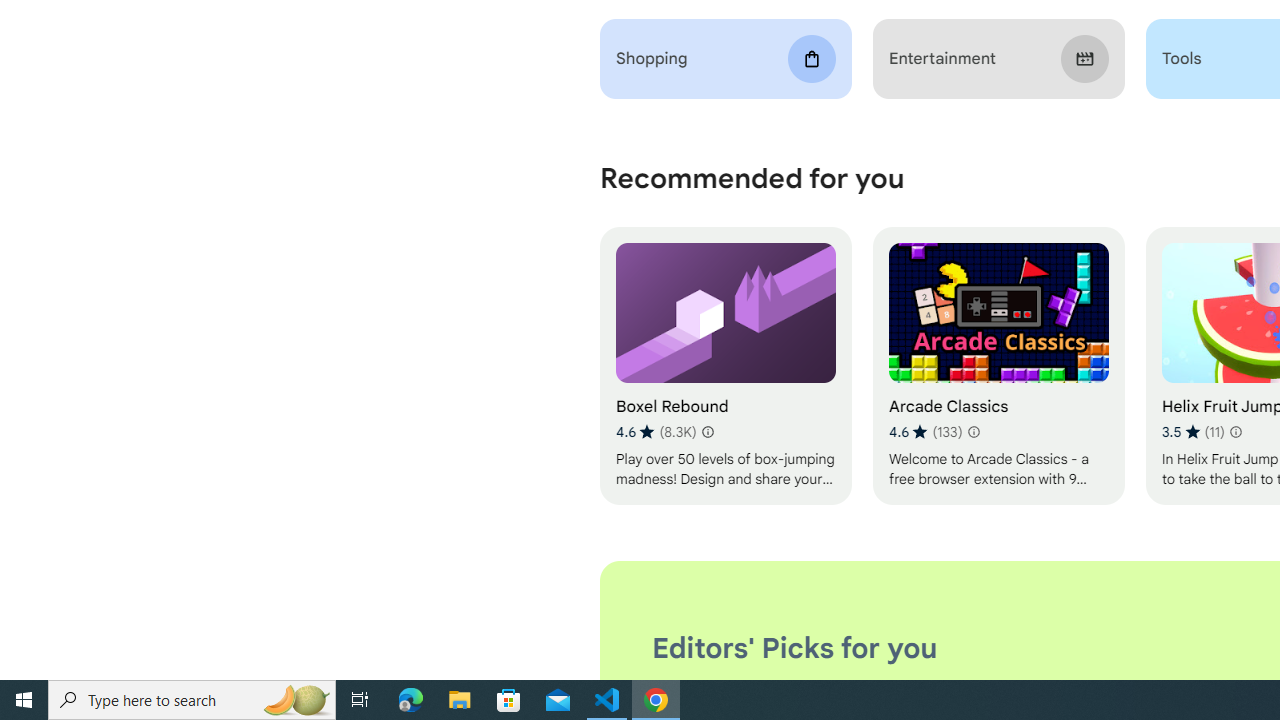  Describe the element at coordinates (724, 366) in the screenshot. I see `'Boxel Rebound'` at that location.